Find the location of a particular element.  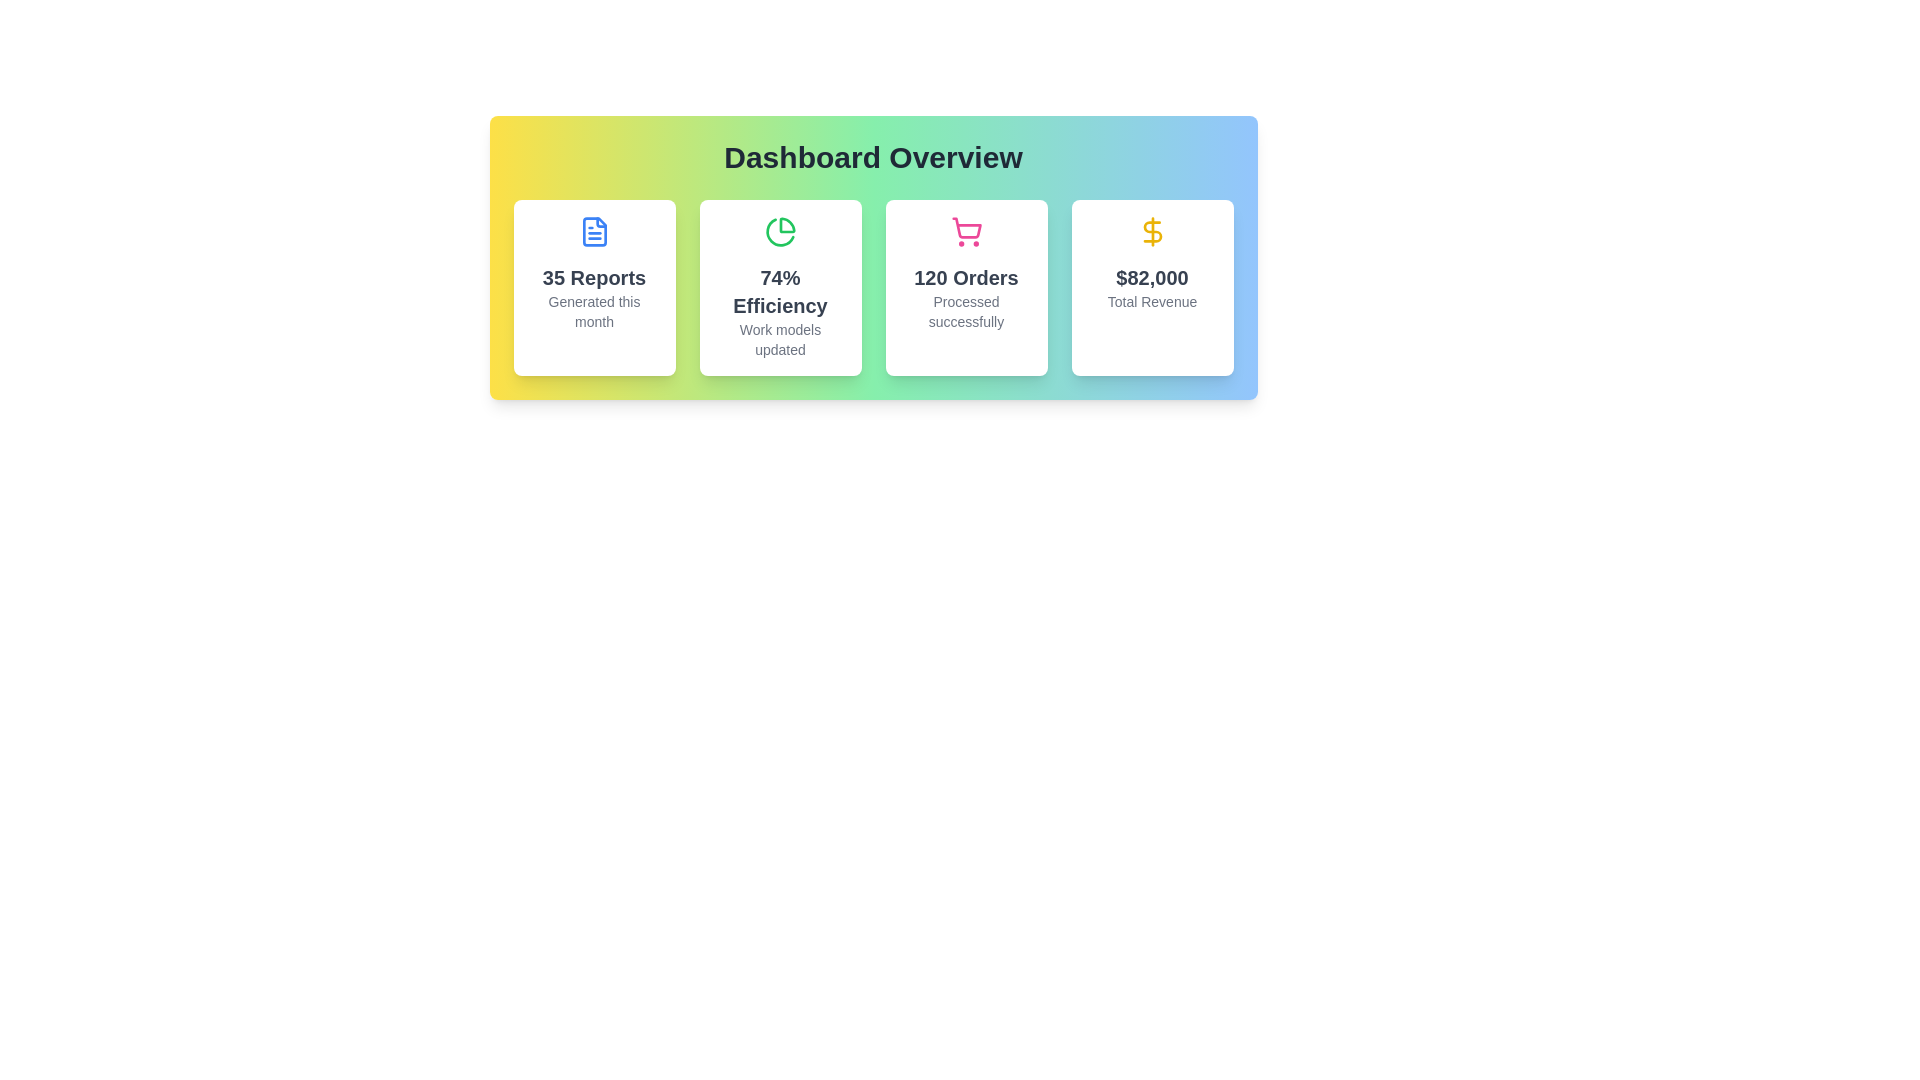

the summary headline text label that provides a numerical report or status update, positioned above the smaller gray text 'Generated this month' and below a blue document icon is located at coordinates (593, 277).